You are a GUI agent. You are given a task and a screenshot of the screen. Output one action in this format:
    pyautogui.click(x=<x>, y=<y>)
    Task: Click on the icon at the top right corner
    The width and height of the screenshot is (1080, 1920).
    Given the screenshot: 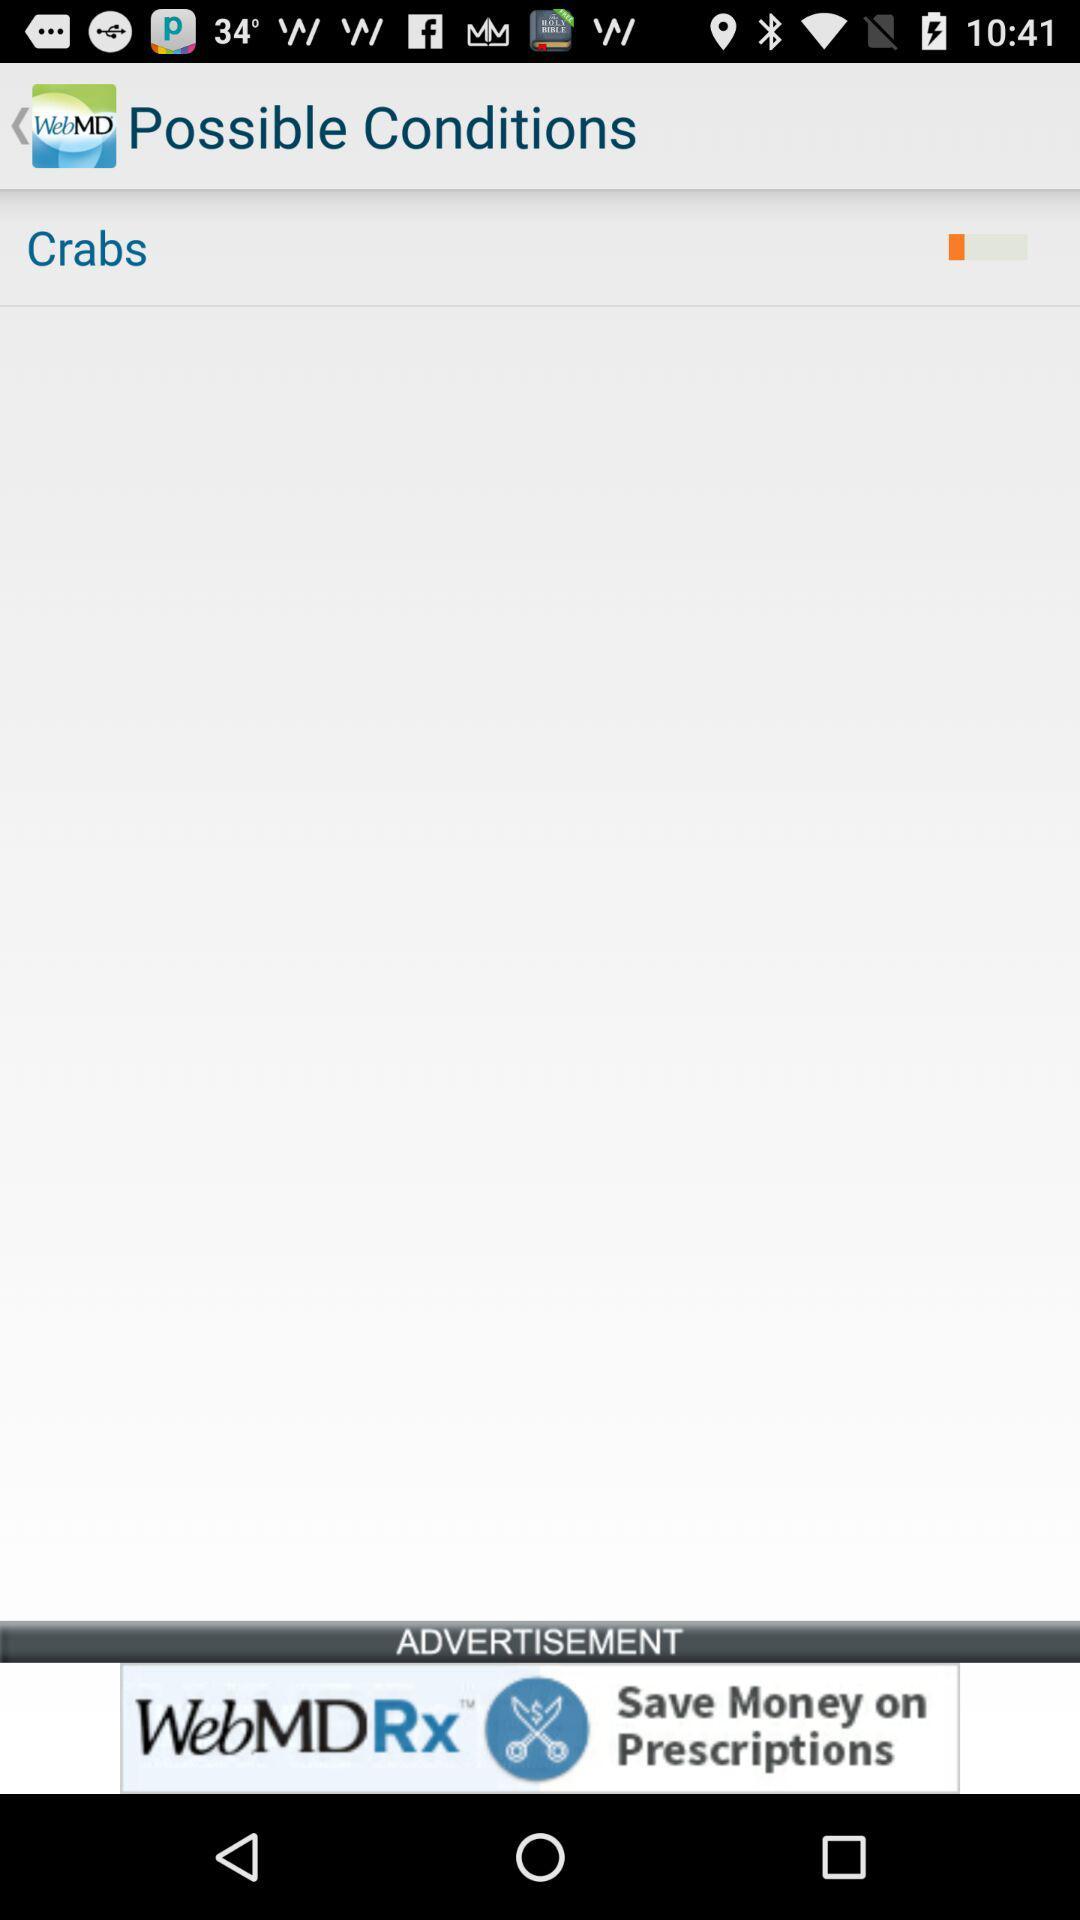 What is the action you would take?
    pyautogui.click(x=987, y=246)
    